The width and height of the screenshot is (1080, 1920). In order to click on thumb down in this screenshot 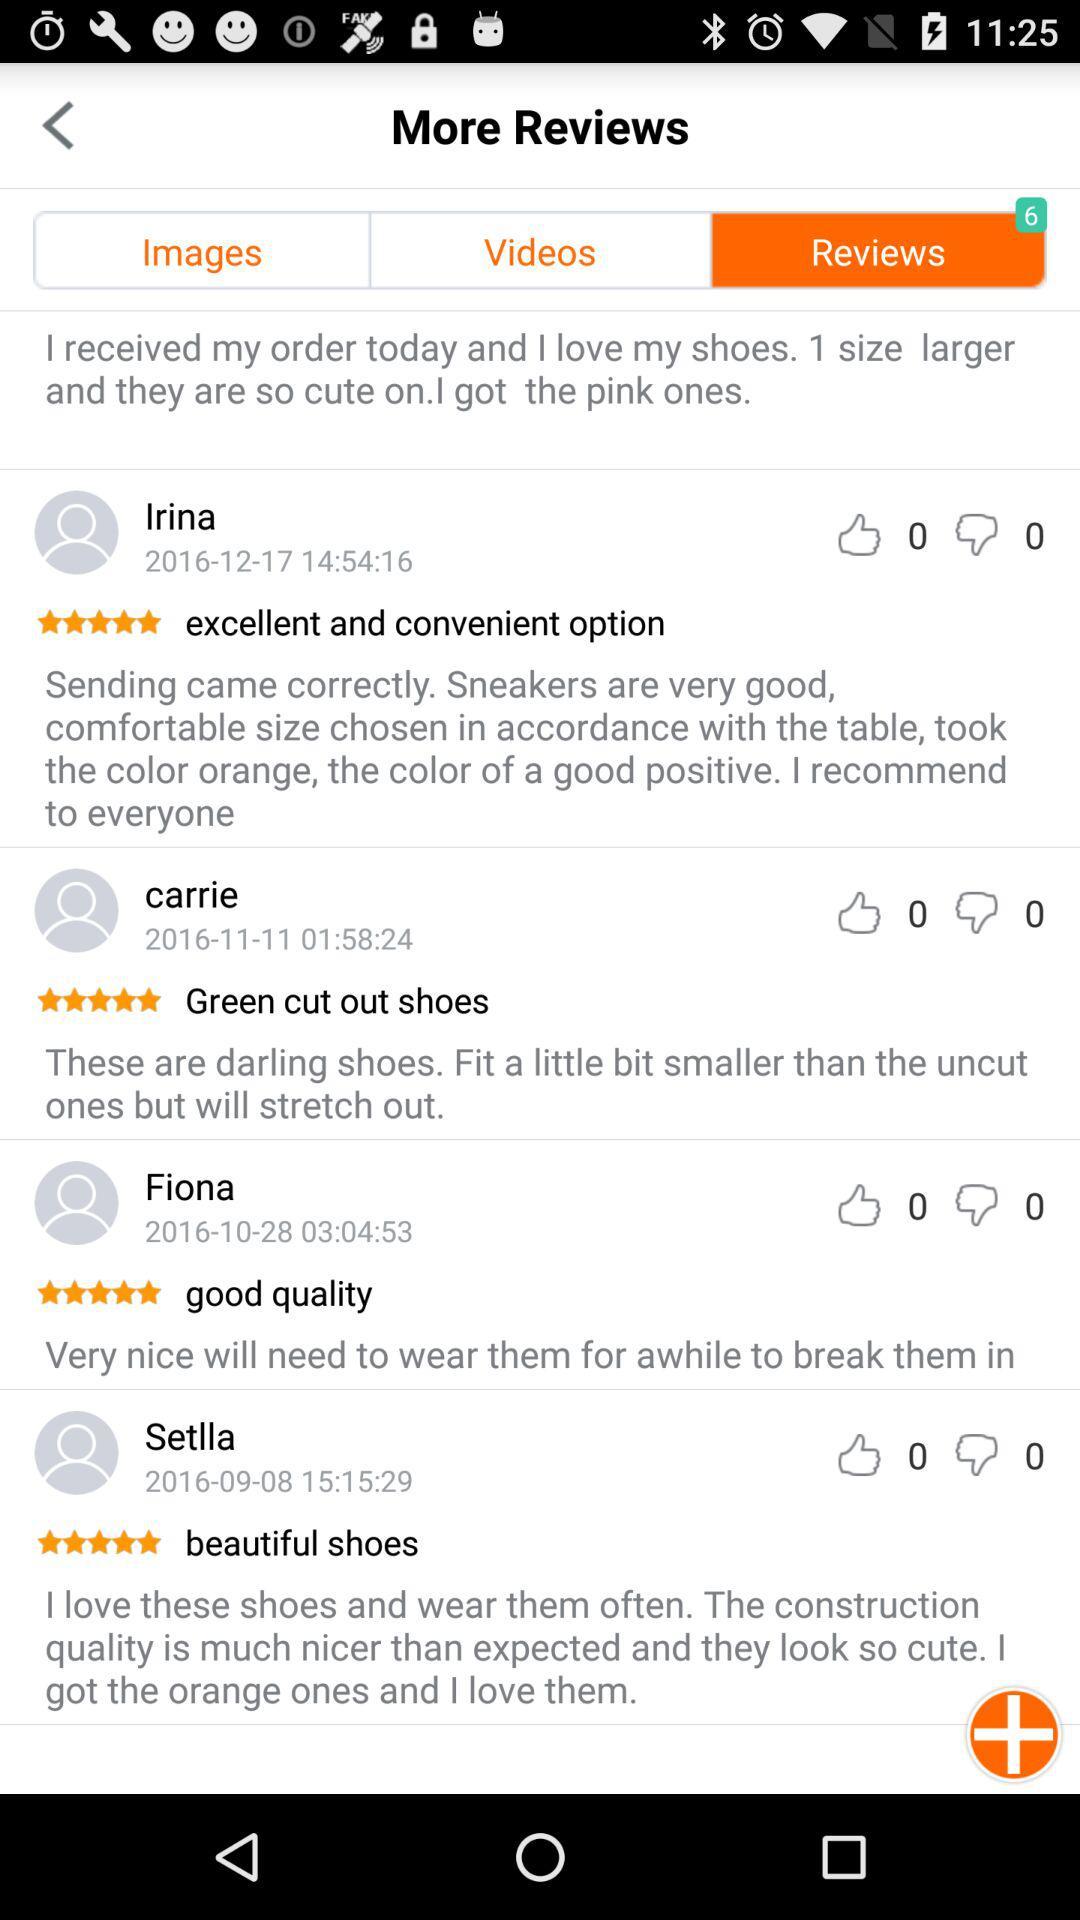, I will do `click(975, 534)`.